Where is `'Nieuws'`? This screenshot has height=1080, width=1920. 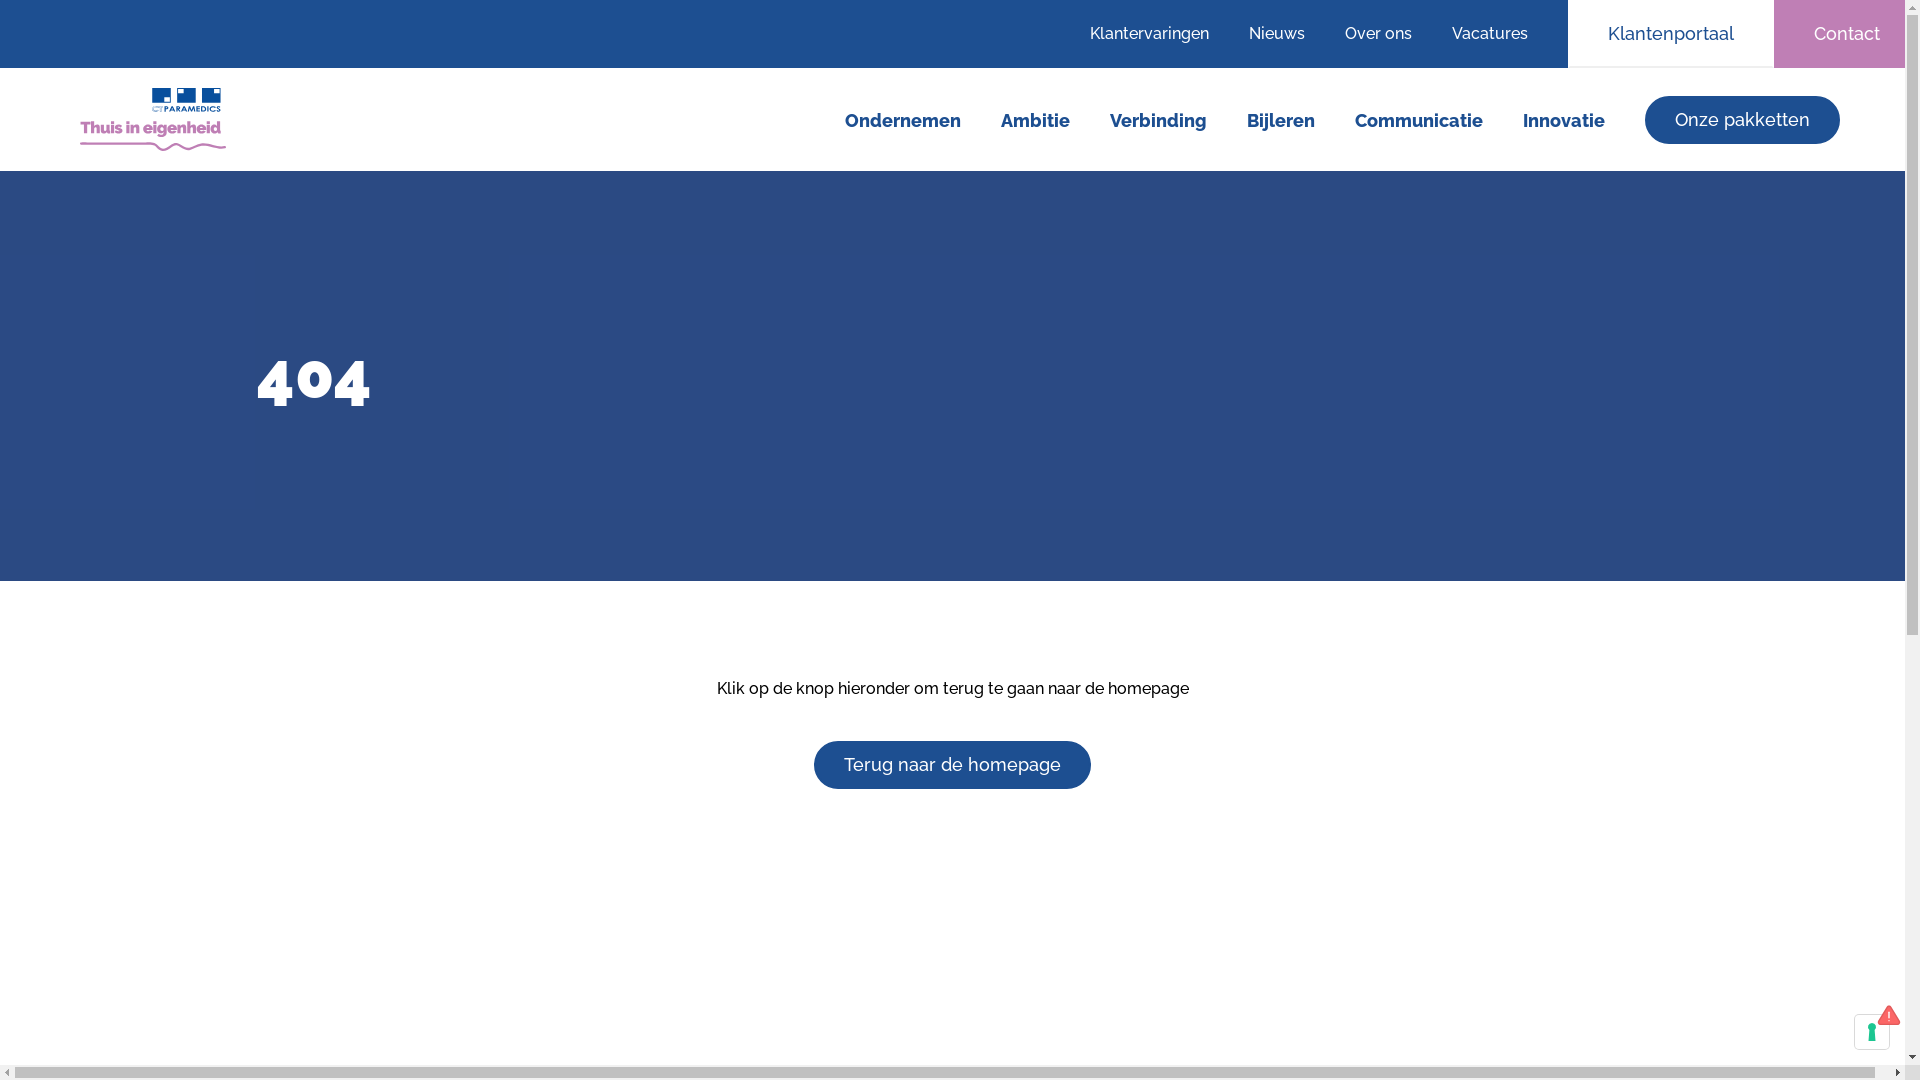 'Nieuws' is located at coordinates (1275, 34).